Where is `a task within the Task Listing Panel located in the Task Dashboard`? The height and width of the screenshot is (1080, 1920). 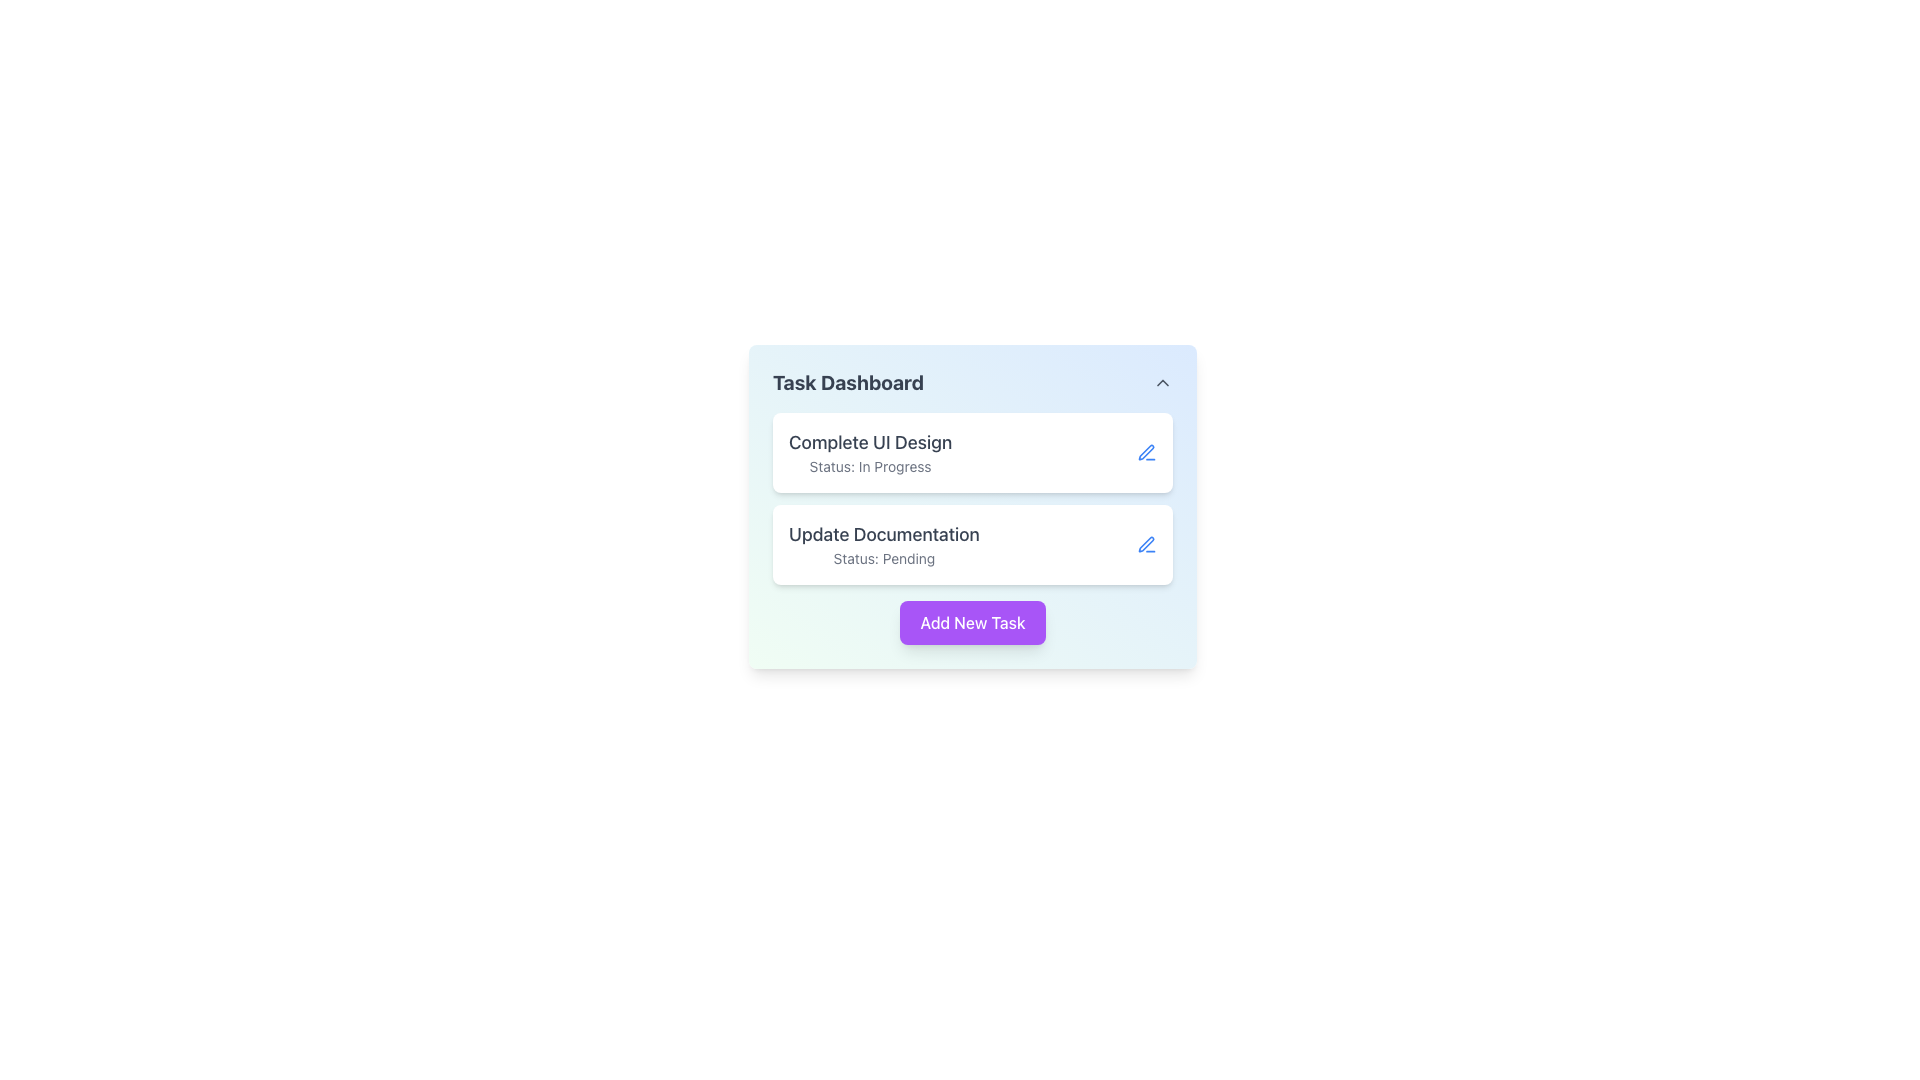 a task within the Task Listing Panel located in the Task Dashboard is located at coordinates (973, 527).